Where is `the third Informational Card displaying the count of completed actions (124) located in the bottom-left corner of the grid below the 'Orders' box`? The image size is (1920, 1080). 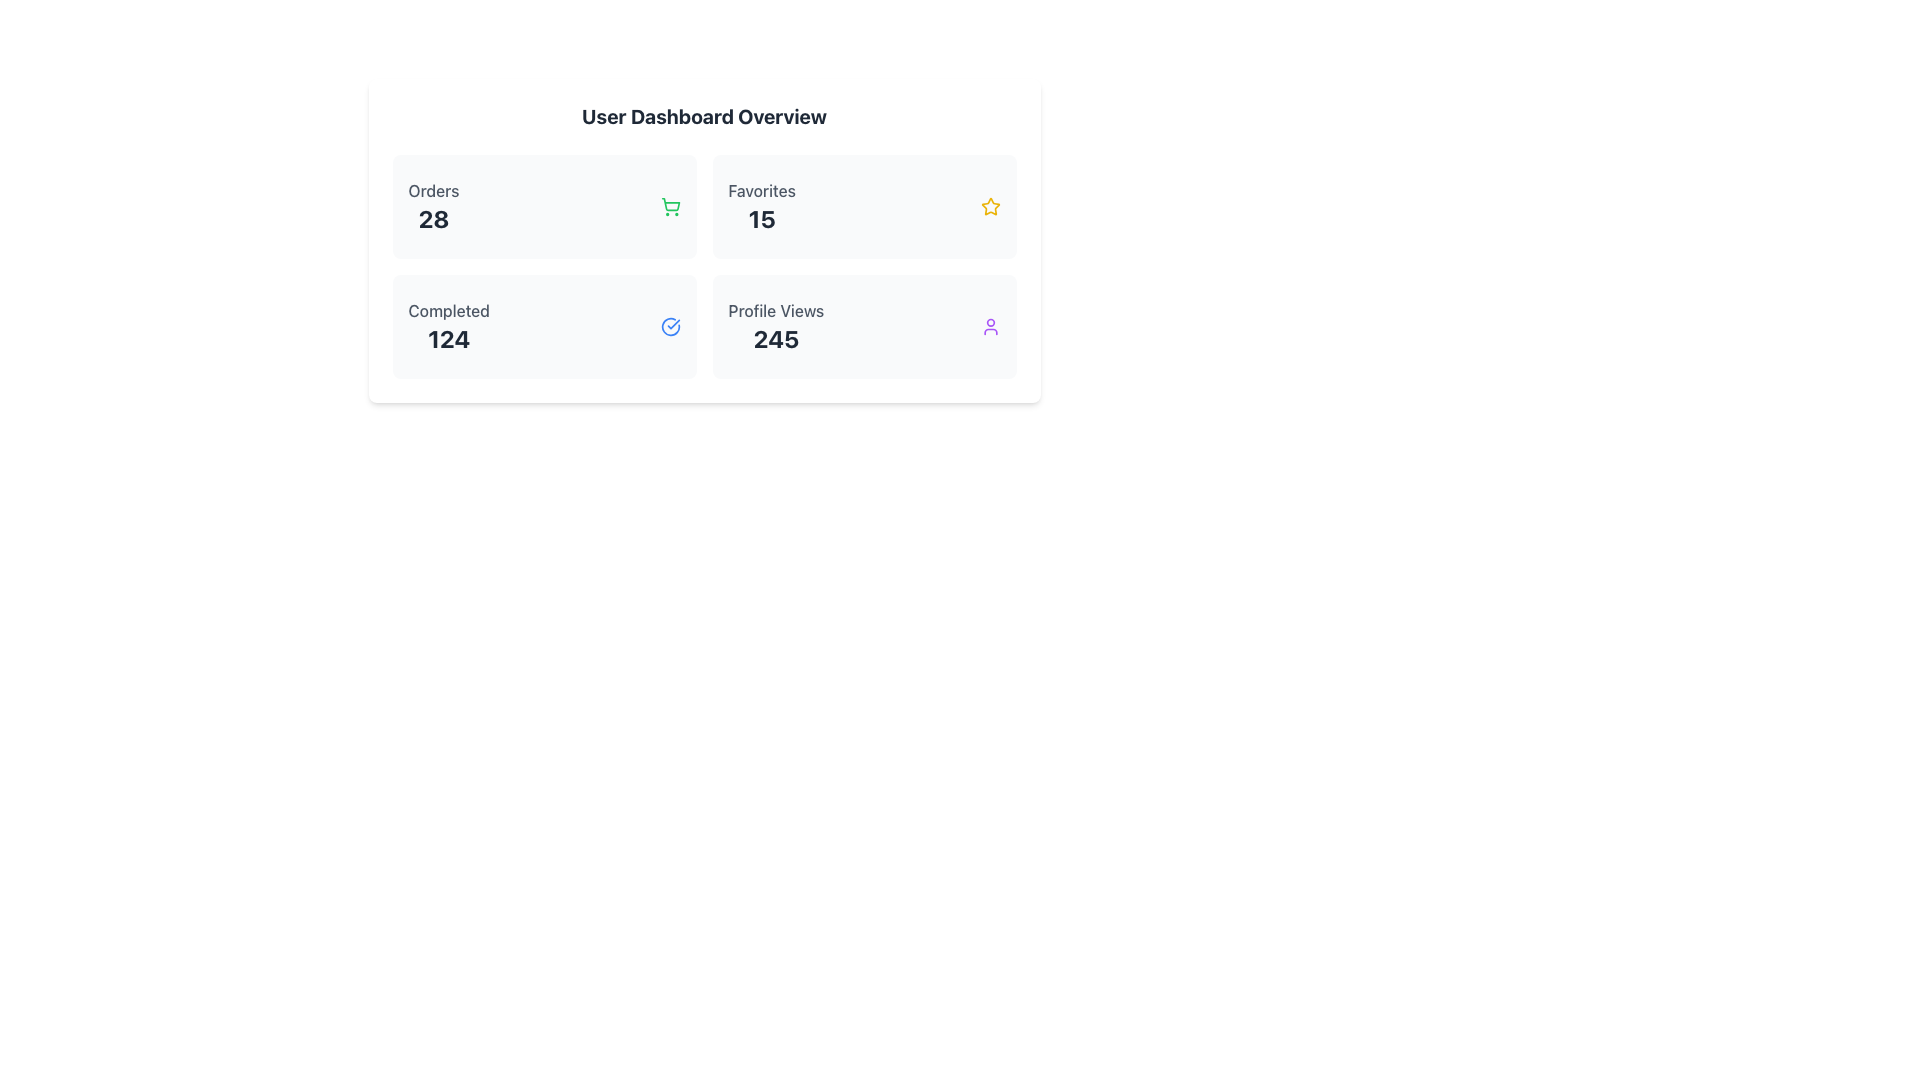
the third Informational Card displaying the count of completed actions (124) located in the bottom-left corner of the grid below the 'Orders' box is located at coordinates (544, 326).